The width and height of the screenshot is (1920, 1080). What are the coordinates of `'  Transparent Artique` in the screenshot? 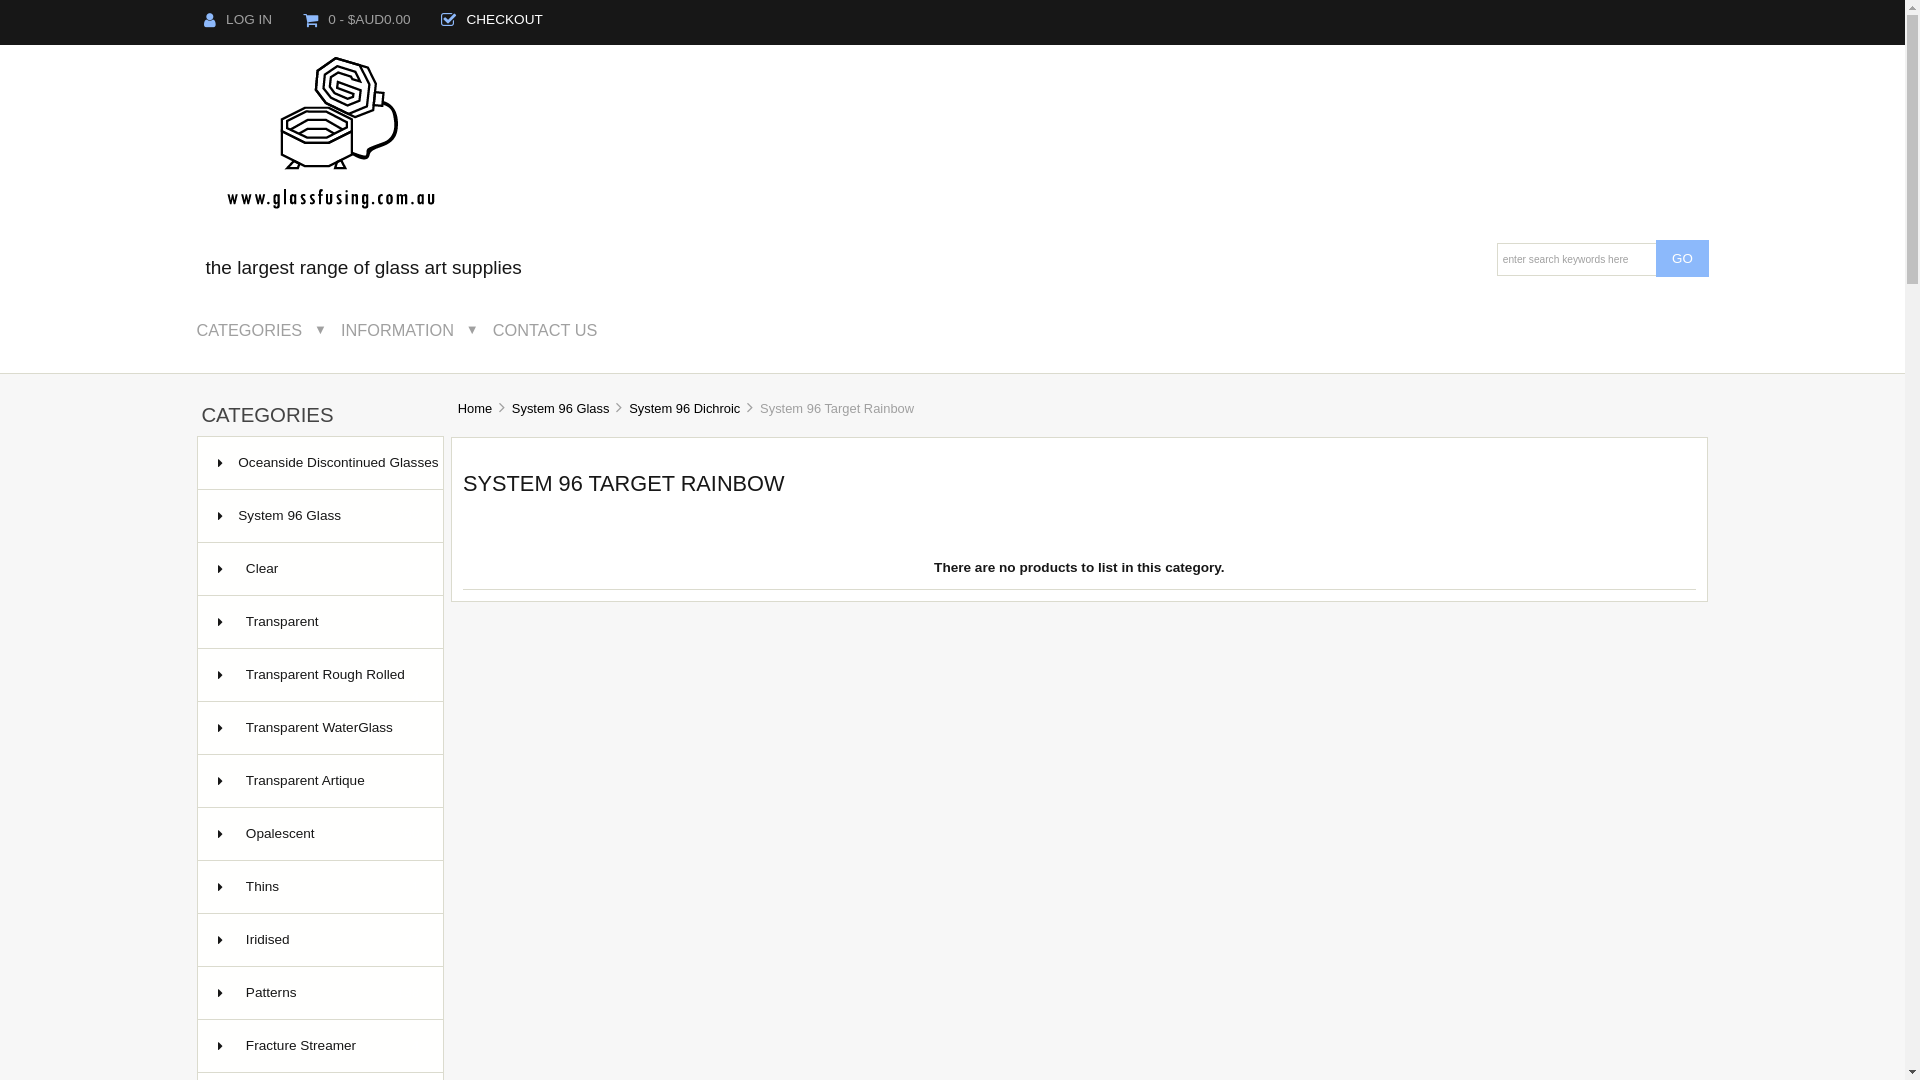 It's located at (320, 780).